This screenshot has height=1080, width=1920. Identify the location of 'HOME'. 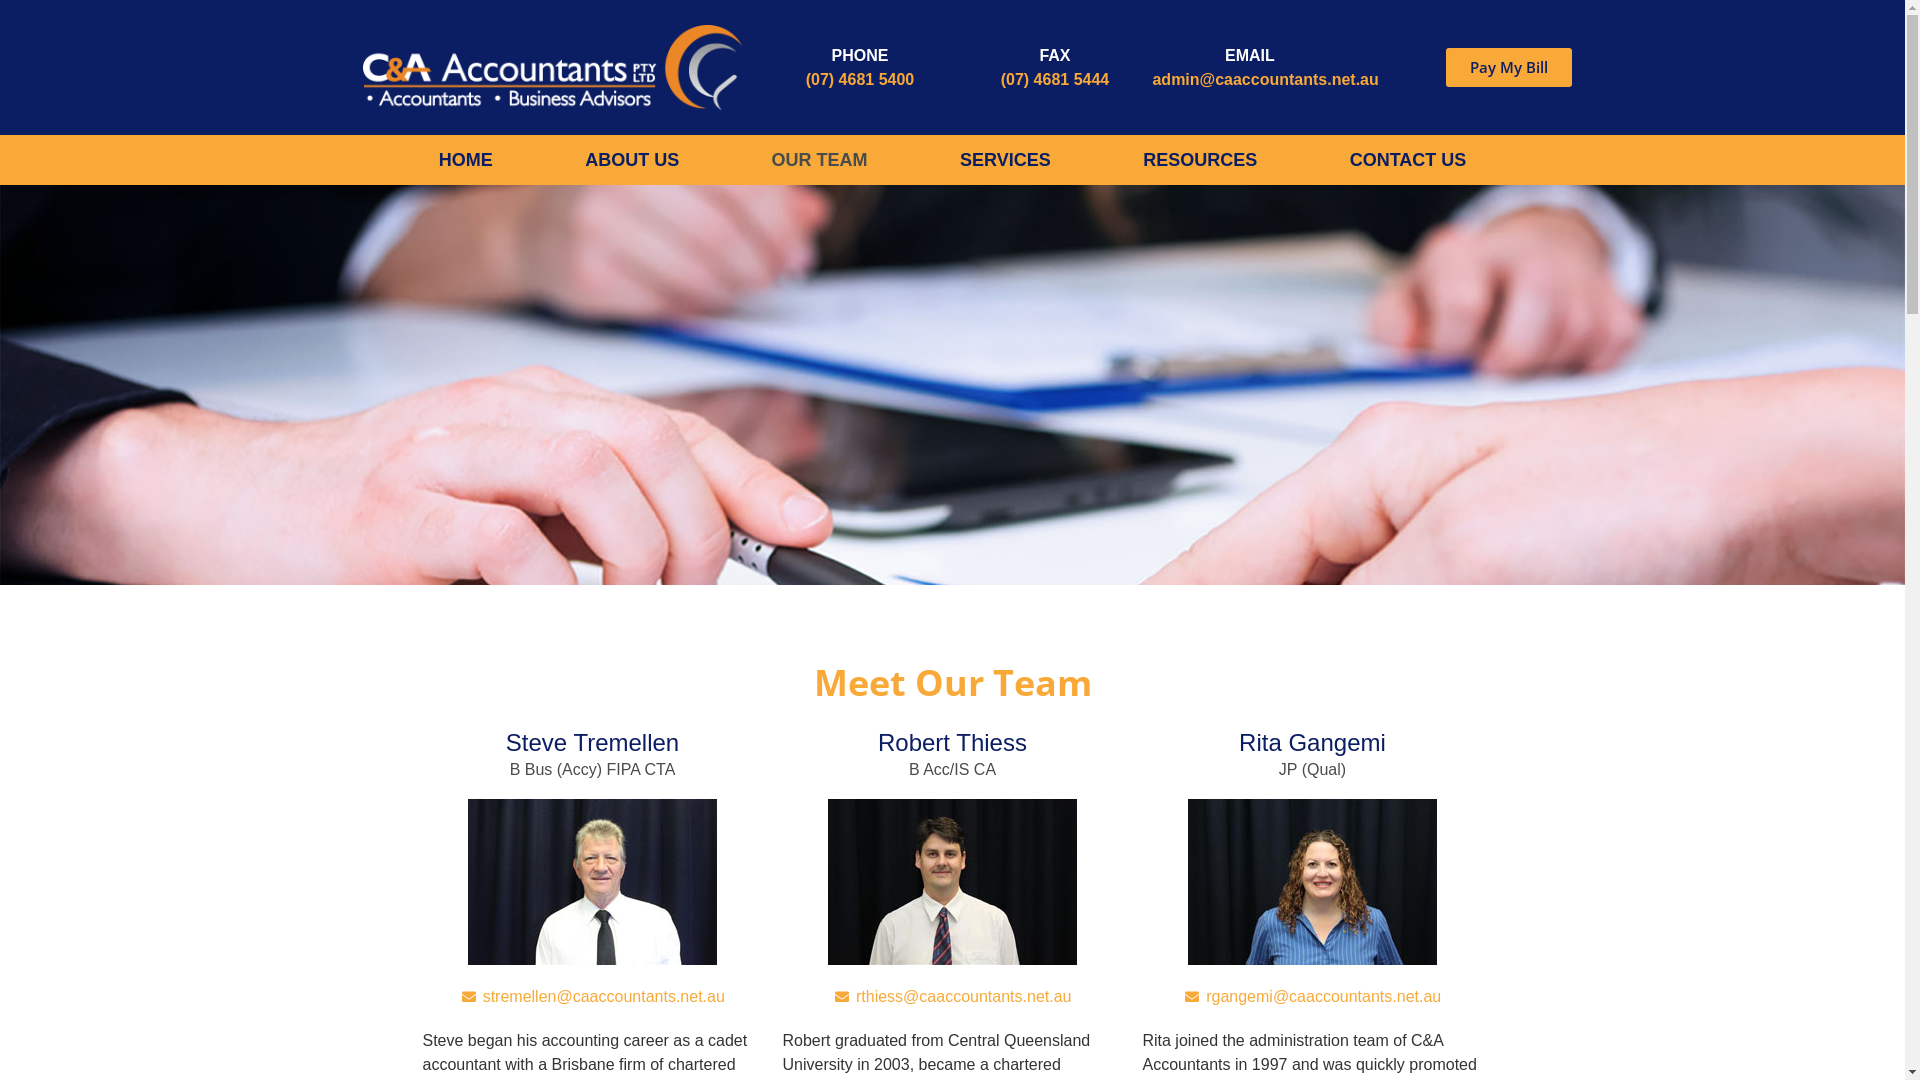
(464, 158).